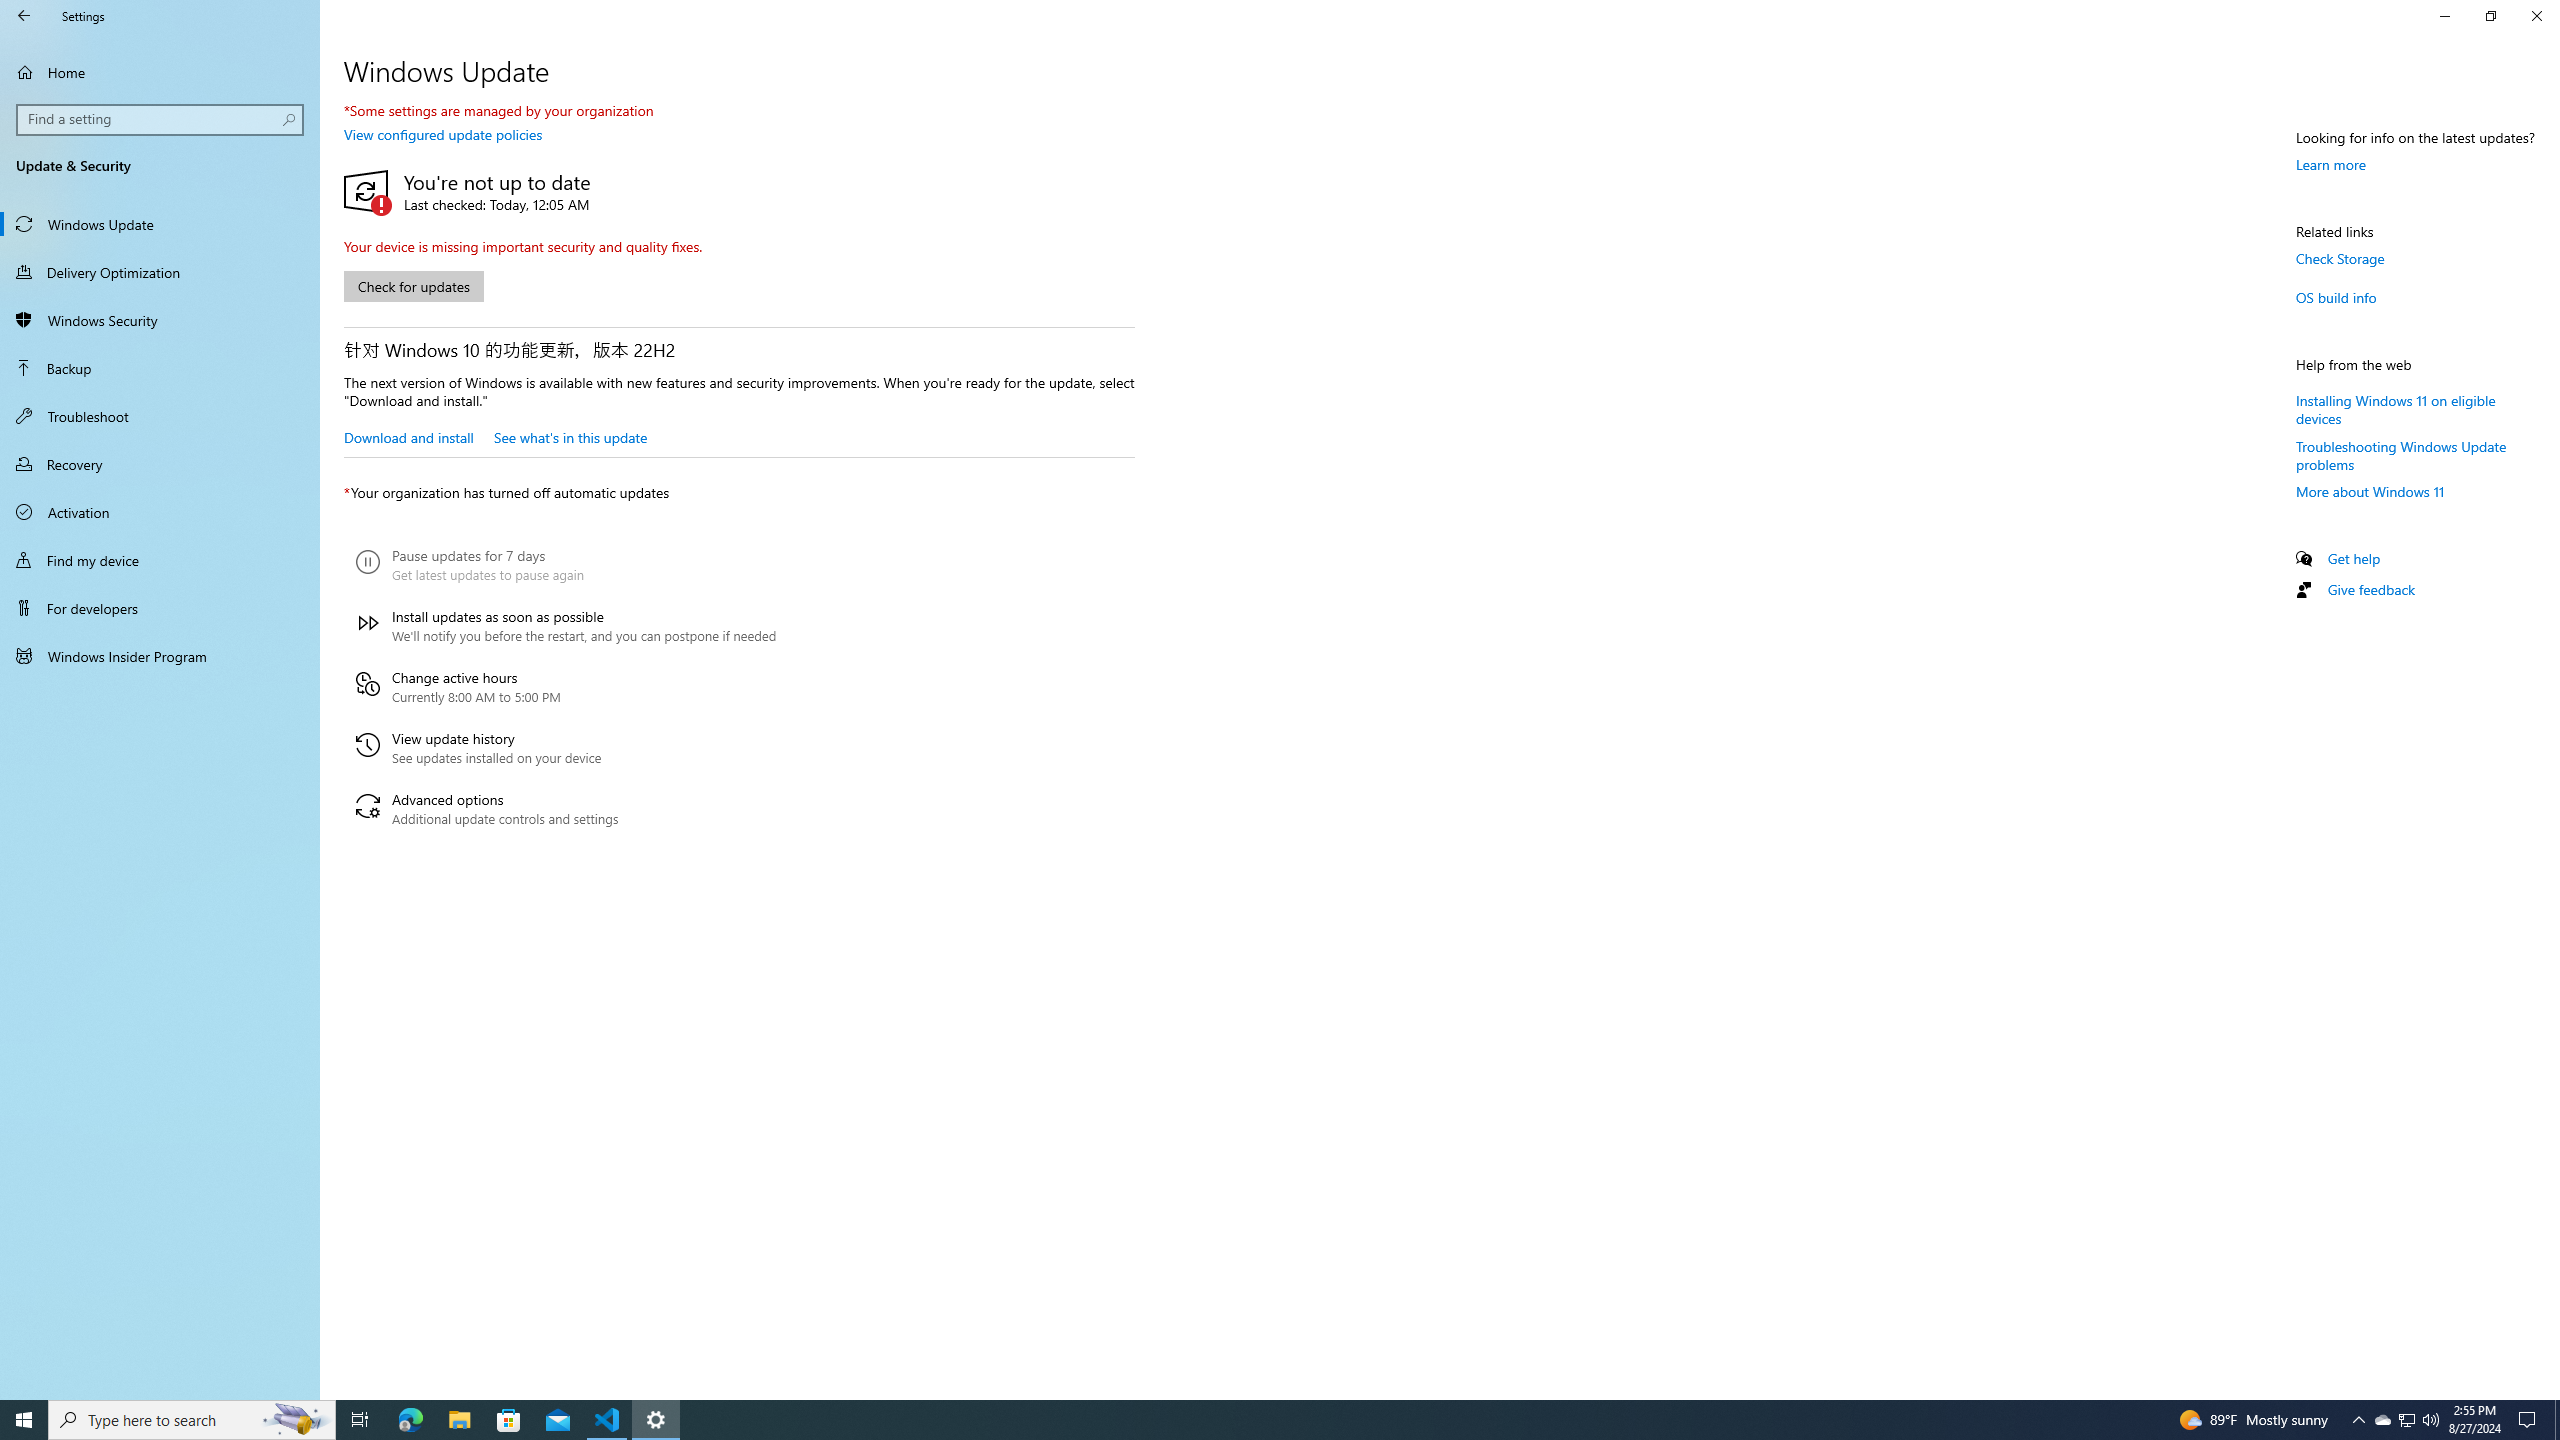 This screenshot has height=1440, width=2560. What do you see at coordinates (294, 1418) in the screenshot?
I see `'Search highlights icon opens search home window'` at bounding box center [294, 1418].